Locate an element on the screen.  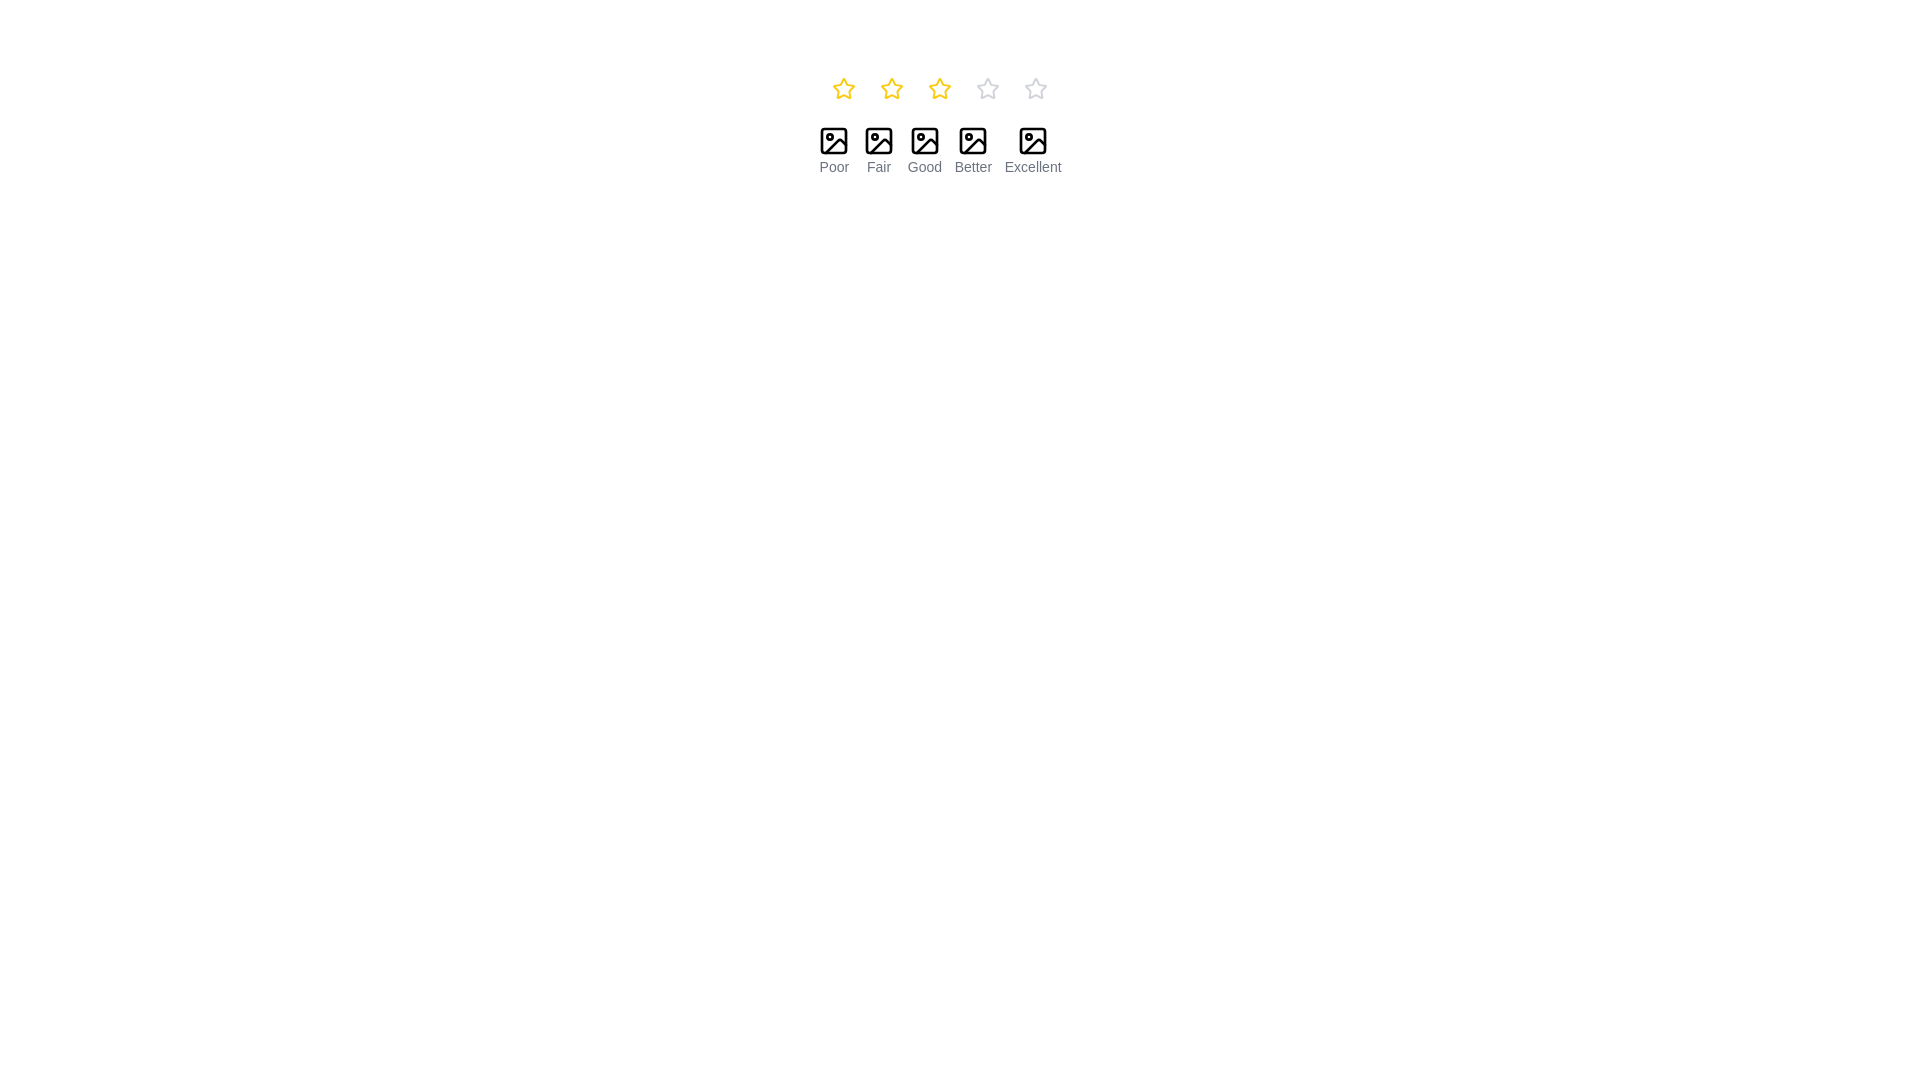
the second yellow star icon in the horizontal sequence of five star icons at the top center of the interface to set a rating is located at coordinates (891, 87).